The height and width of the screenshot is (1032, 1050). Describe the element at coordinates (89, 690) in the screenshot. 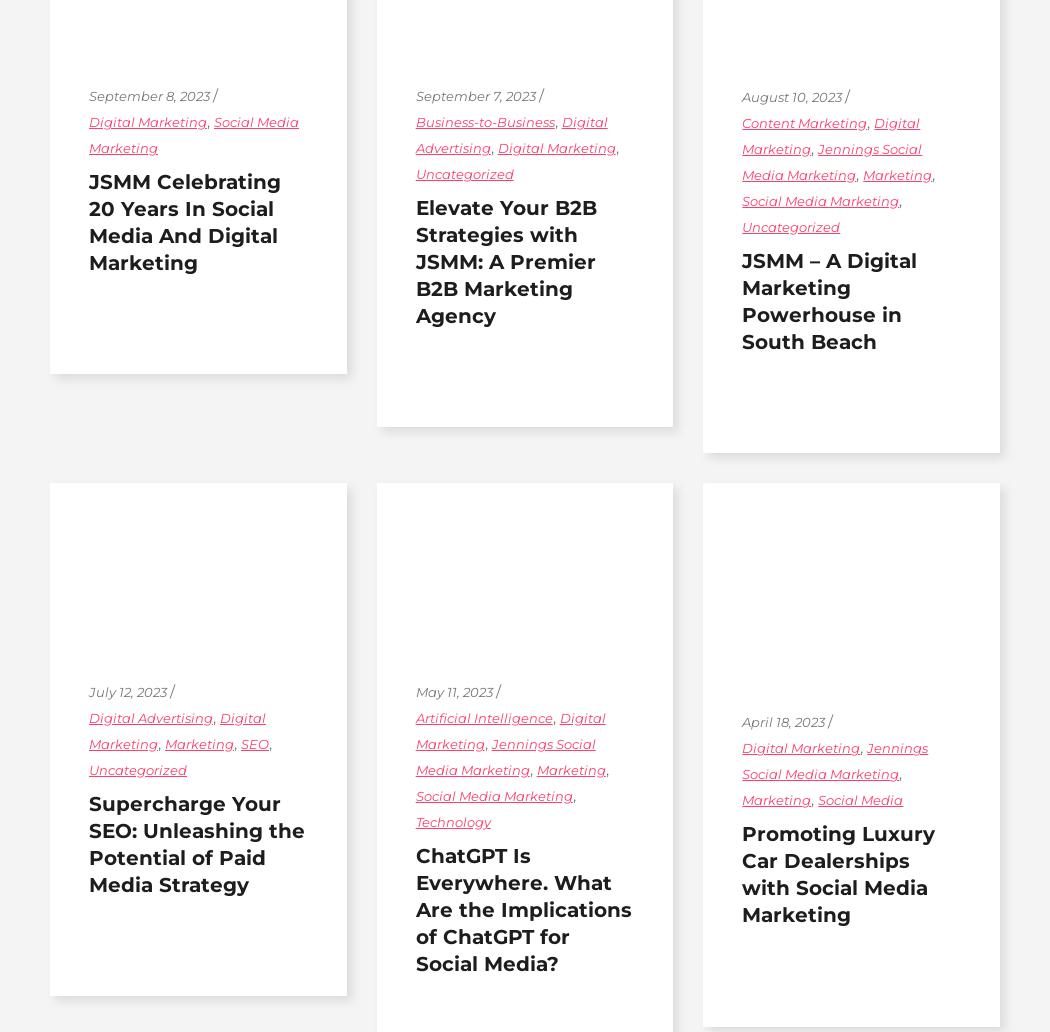

I see `'July 12, 2023'` at that location.